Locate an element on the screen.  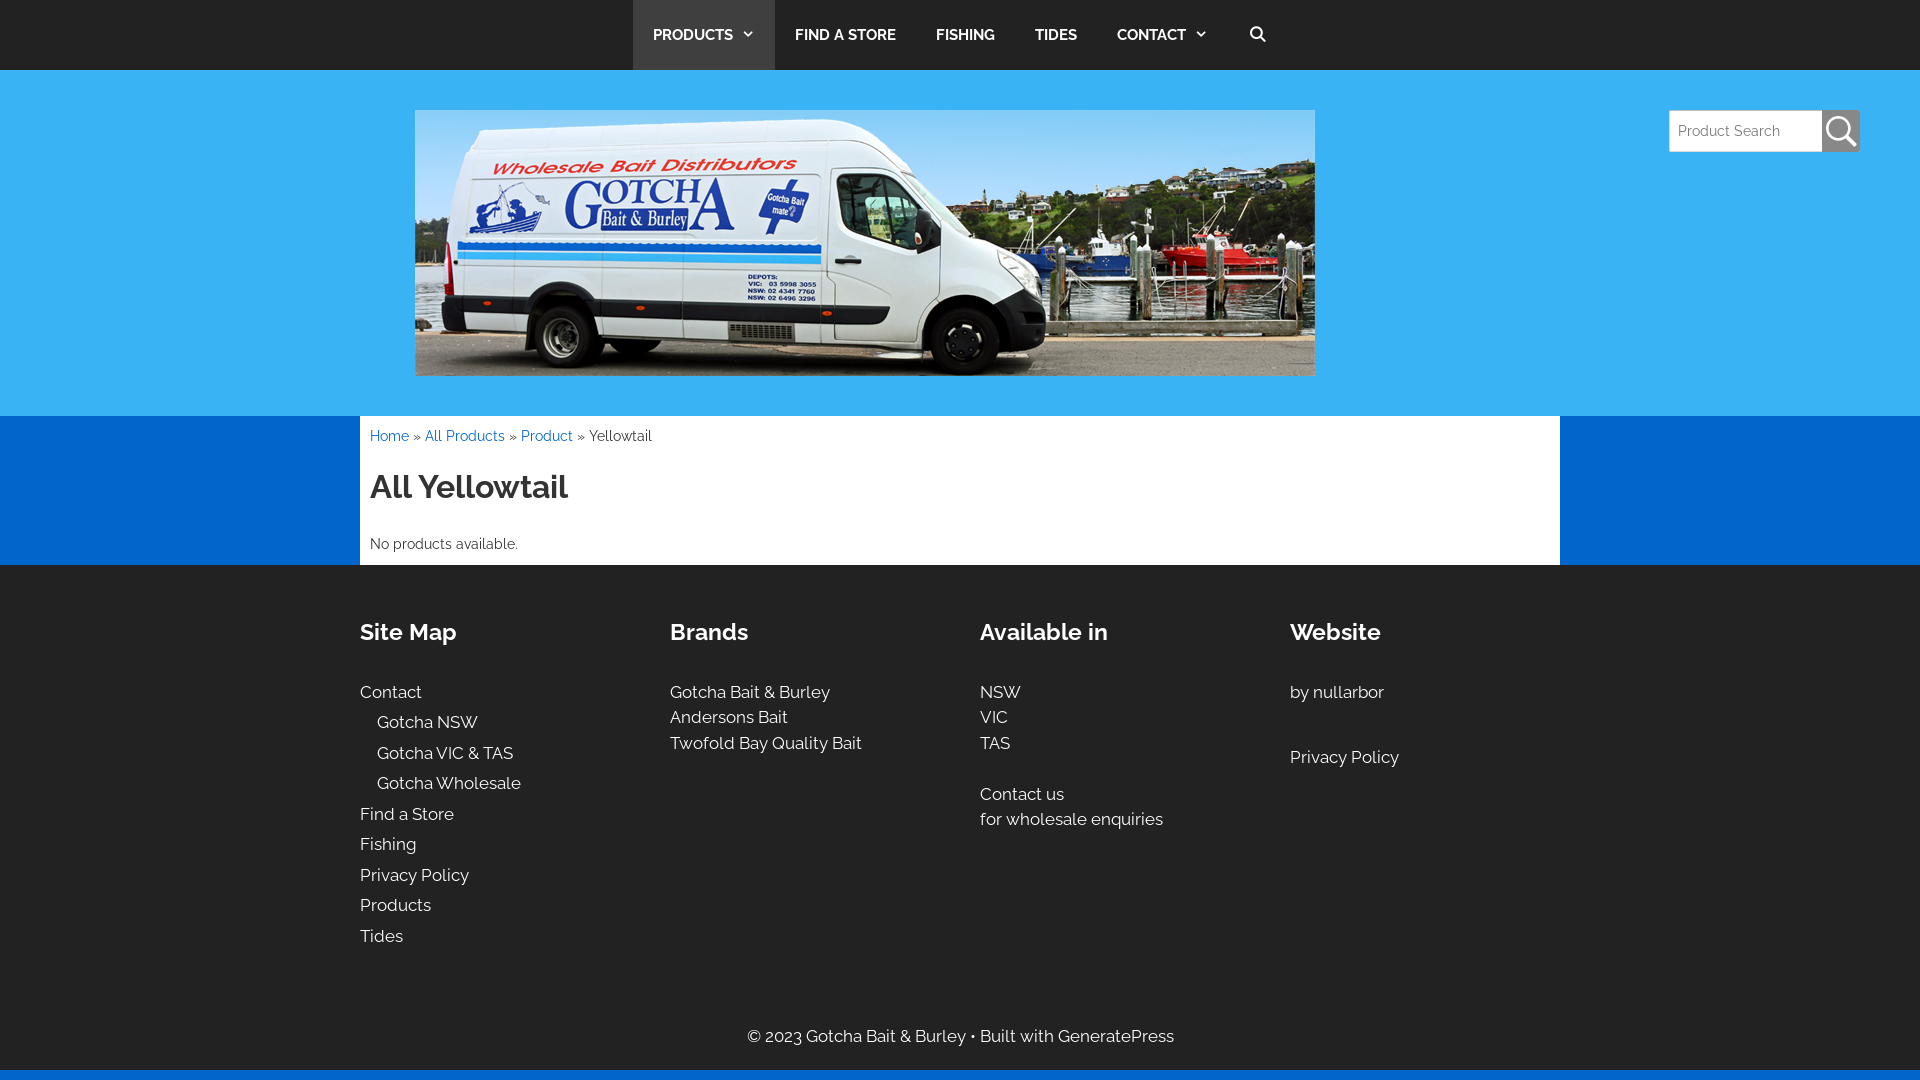
'Gotcha VIC & TAS' is located at coordinates (444, 752).